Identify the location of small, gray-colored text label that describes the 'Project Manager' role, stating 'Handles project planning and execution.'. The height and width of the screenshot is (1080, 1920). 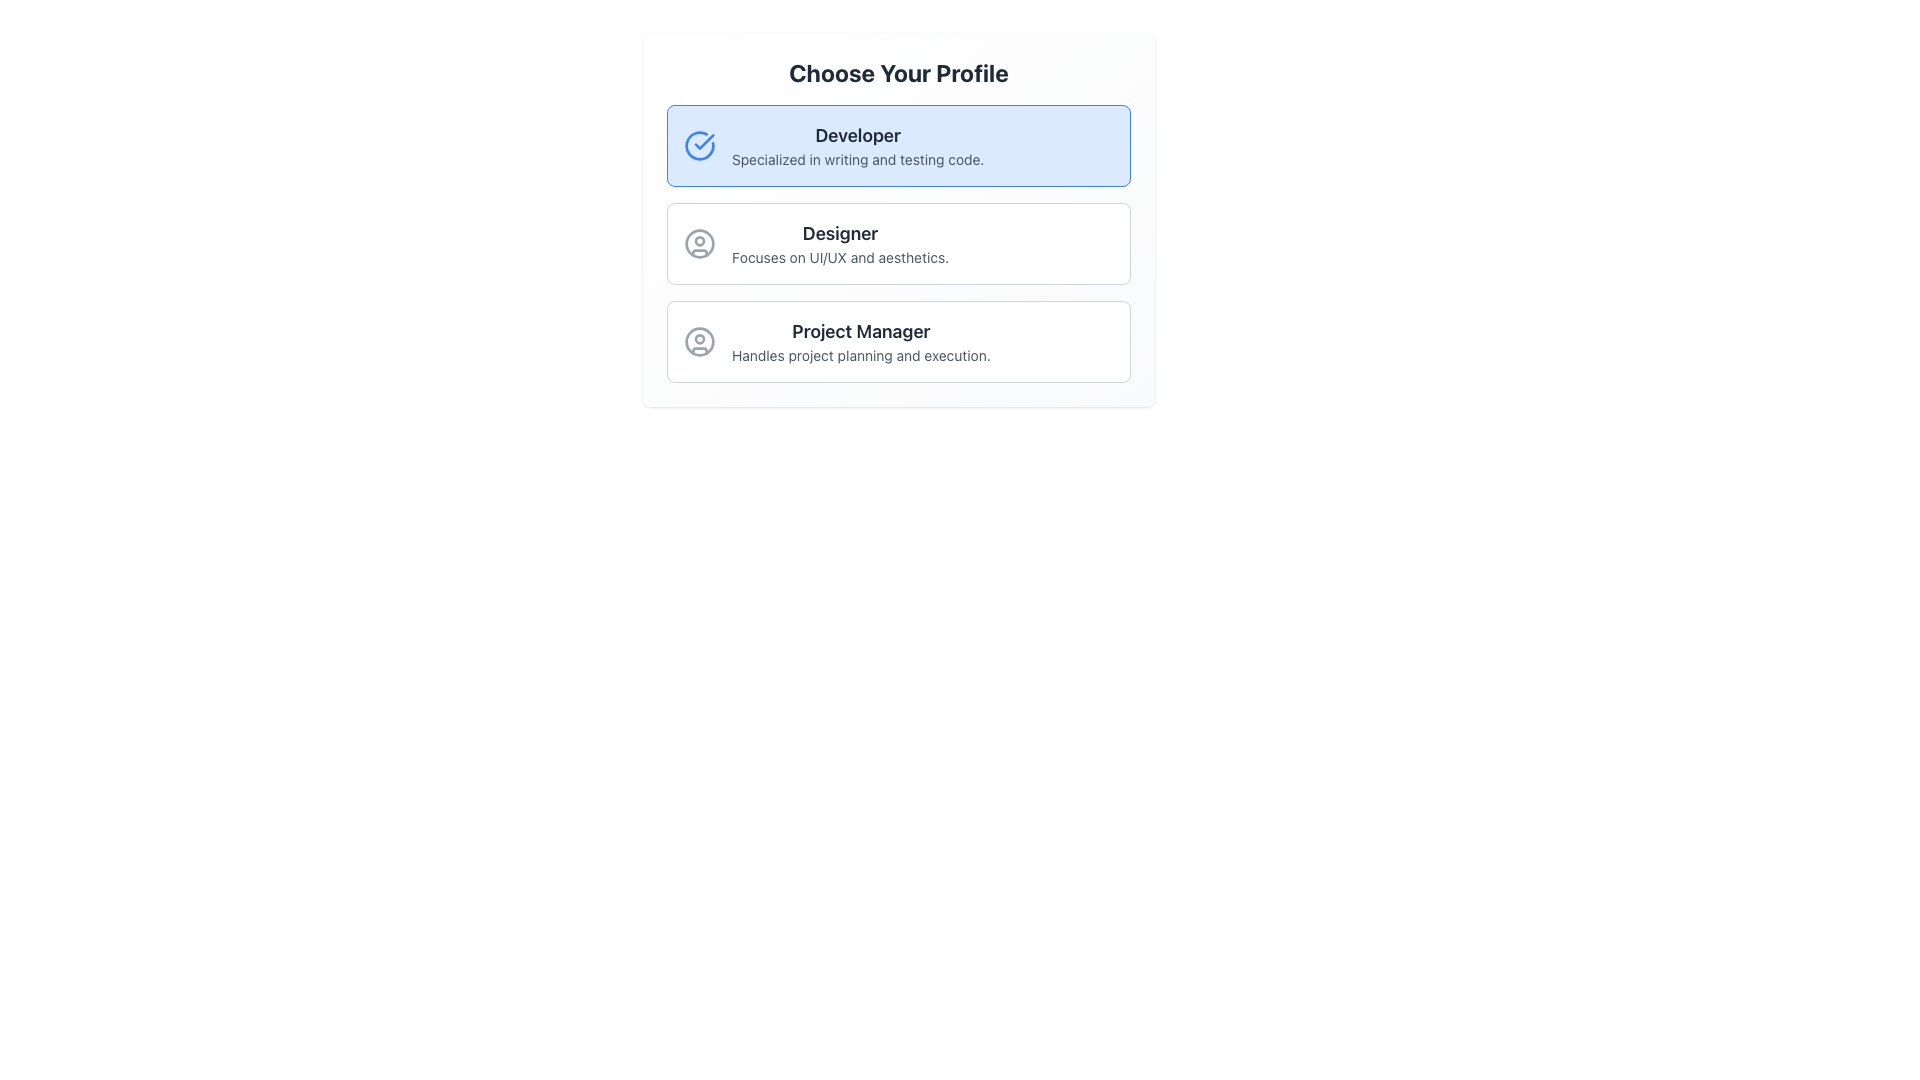
(861, 354).